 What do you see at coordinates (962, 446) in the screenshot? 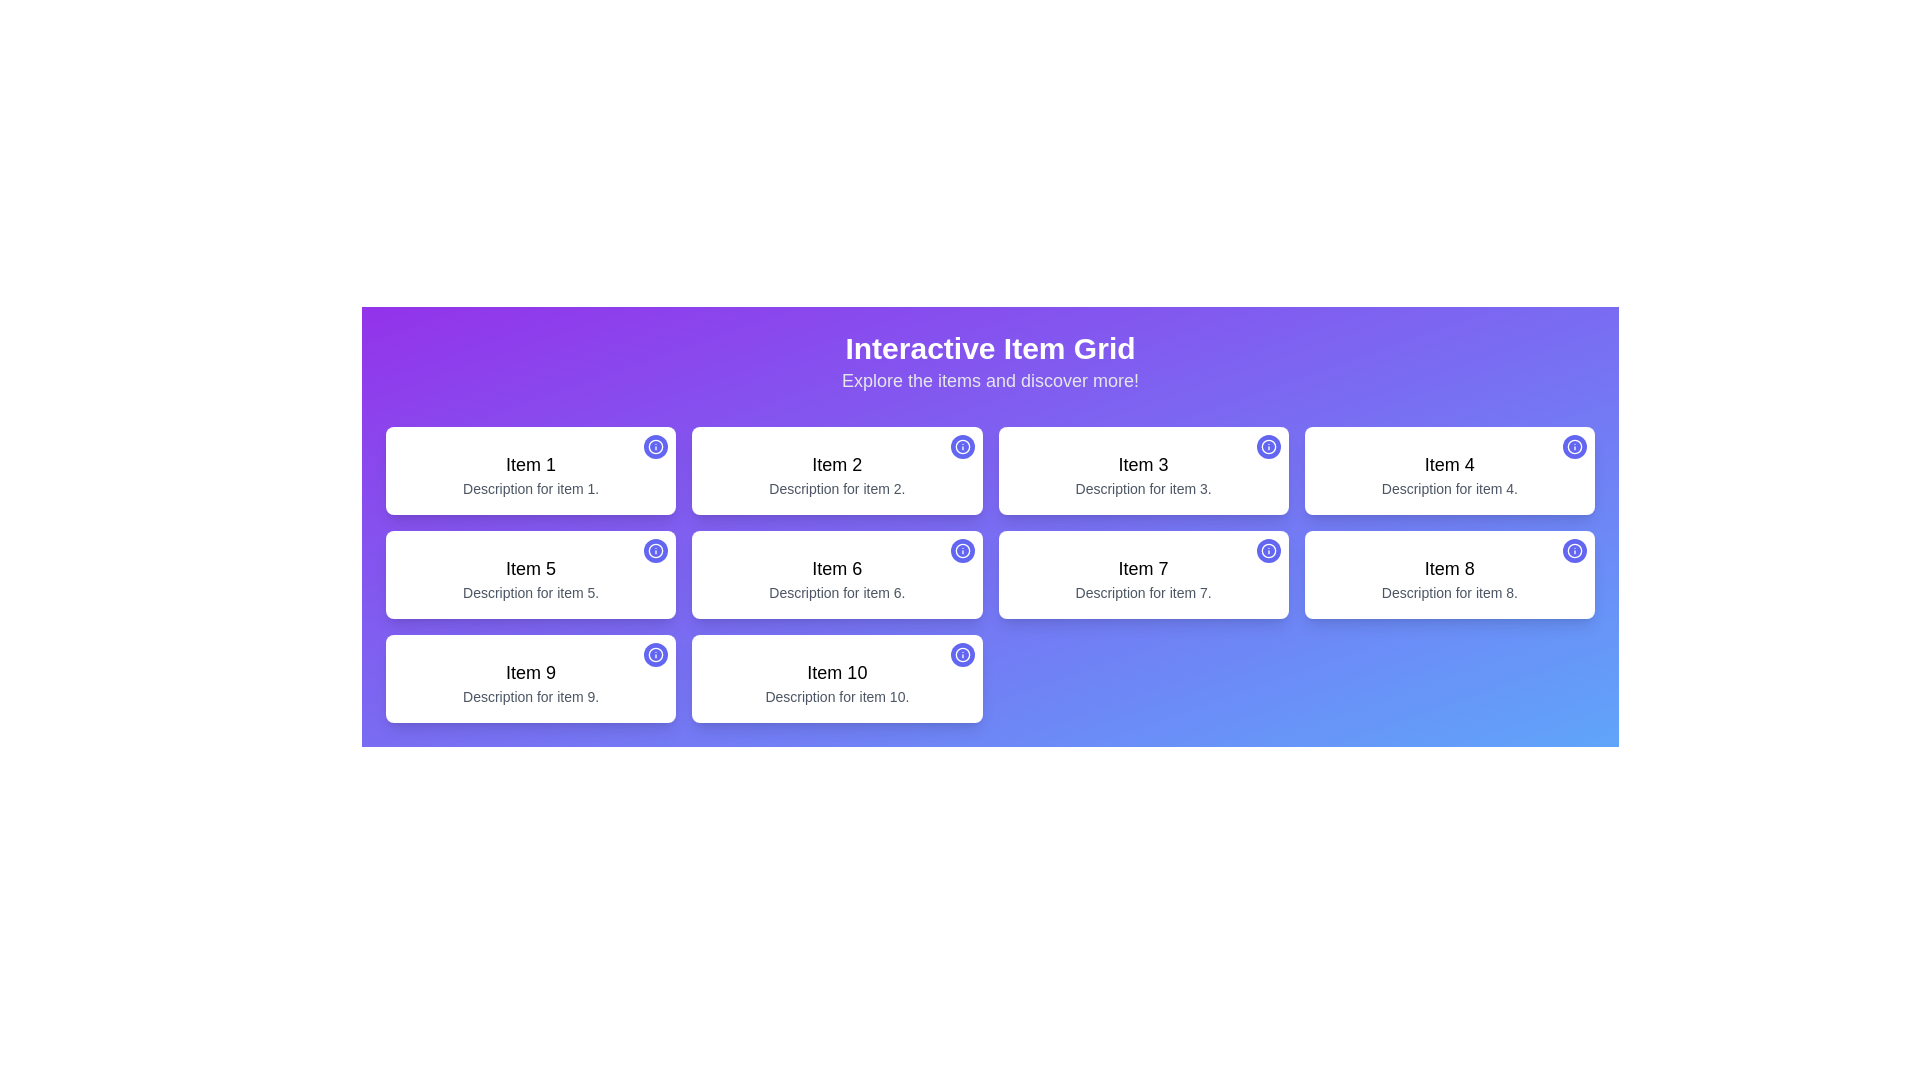
I see `the prominent circular button with a white info icon at the top-right corner of the 'Item 2' card` at bounding box center [962, 446].